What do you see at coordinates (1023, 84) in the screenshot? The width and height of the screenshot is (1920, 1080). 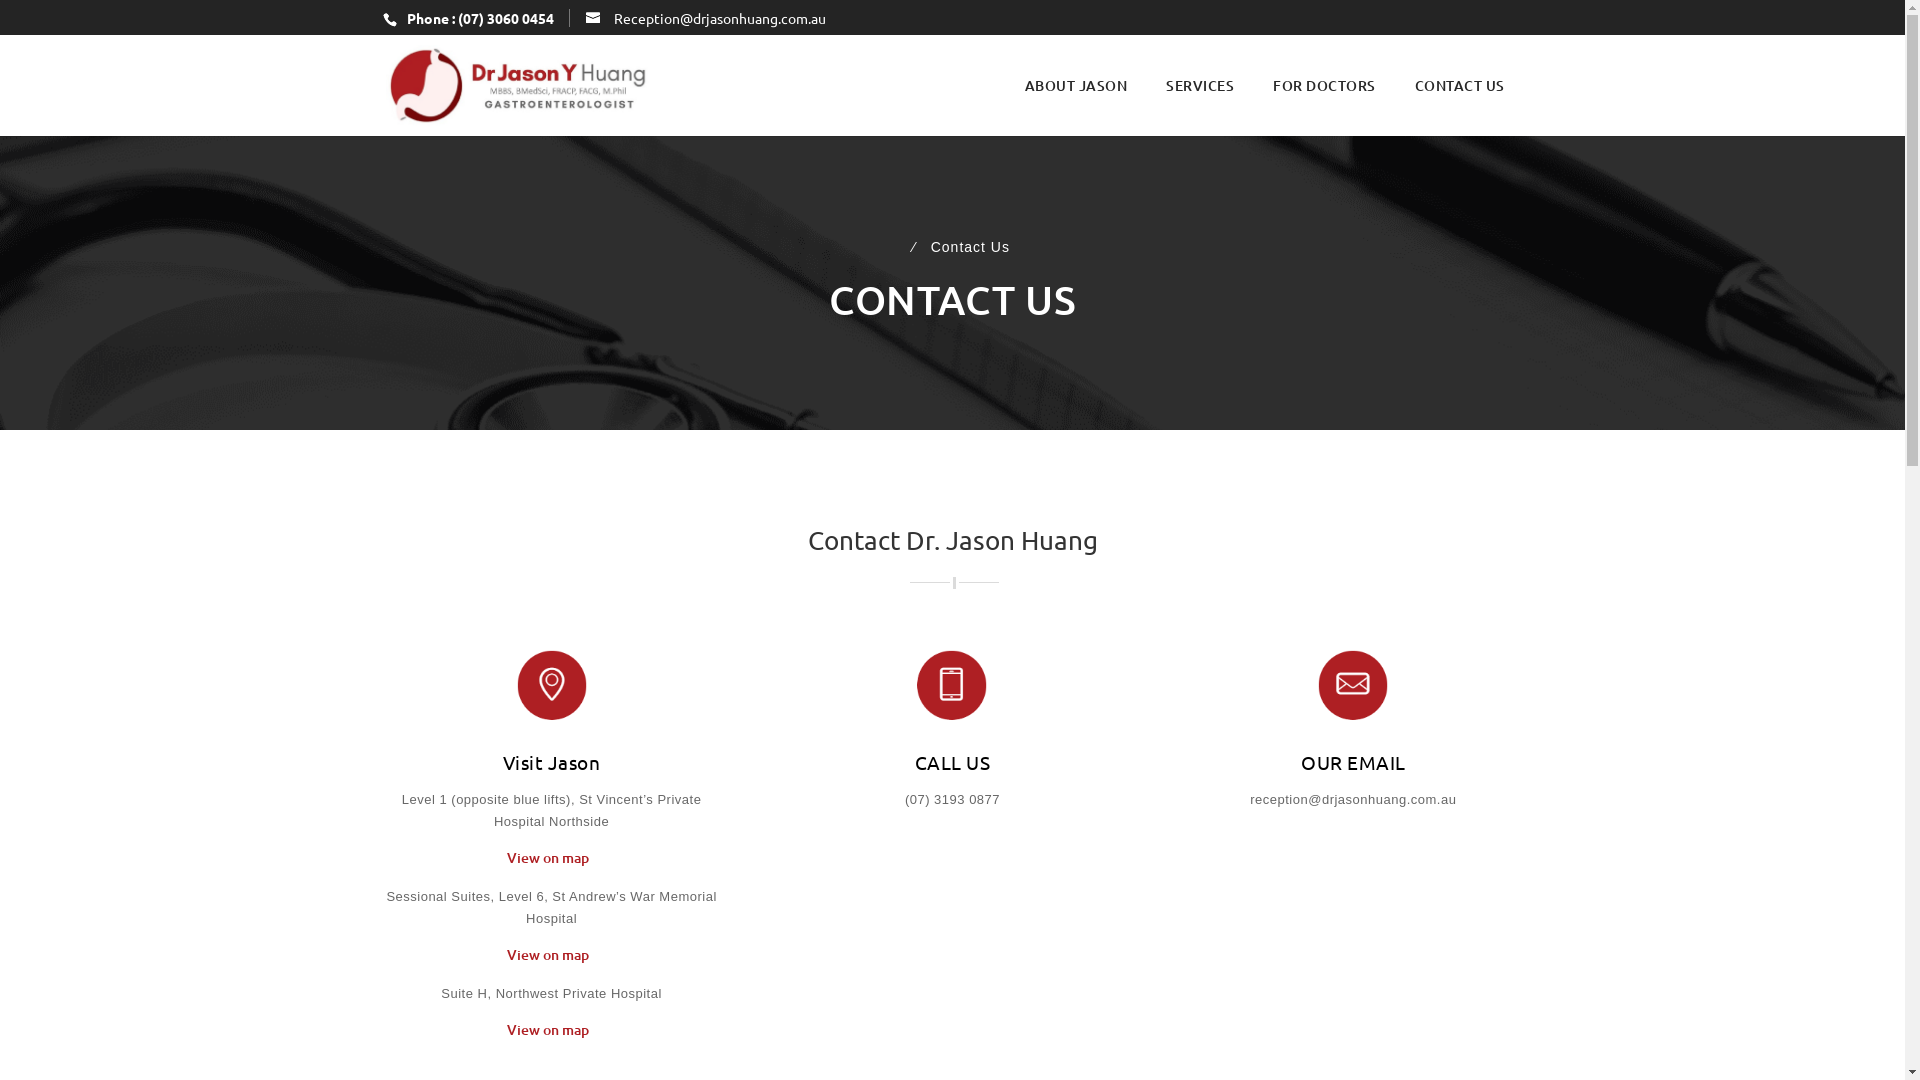 I see `'ABOUT JASON'` at bounding box center [1023, 84].